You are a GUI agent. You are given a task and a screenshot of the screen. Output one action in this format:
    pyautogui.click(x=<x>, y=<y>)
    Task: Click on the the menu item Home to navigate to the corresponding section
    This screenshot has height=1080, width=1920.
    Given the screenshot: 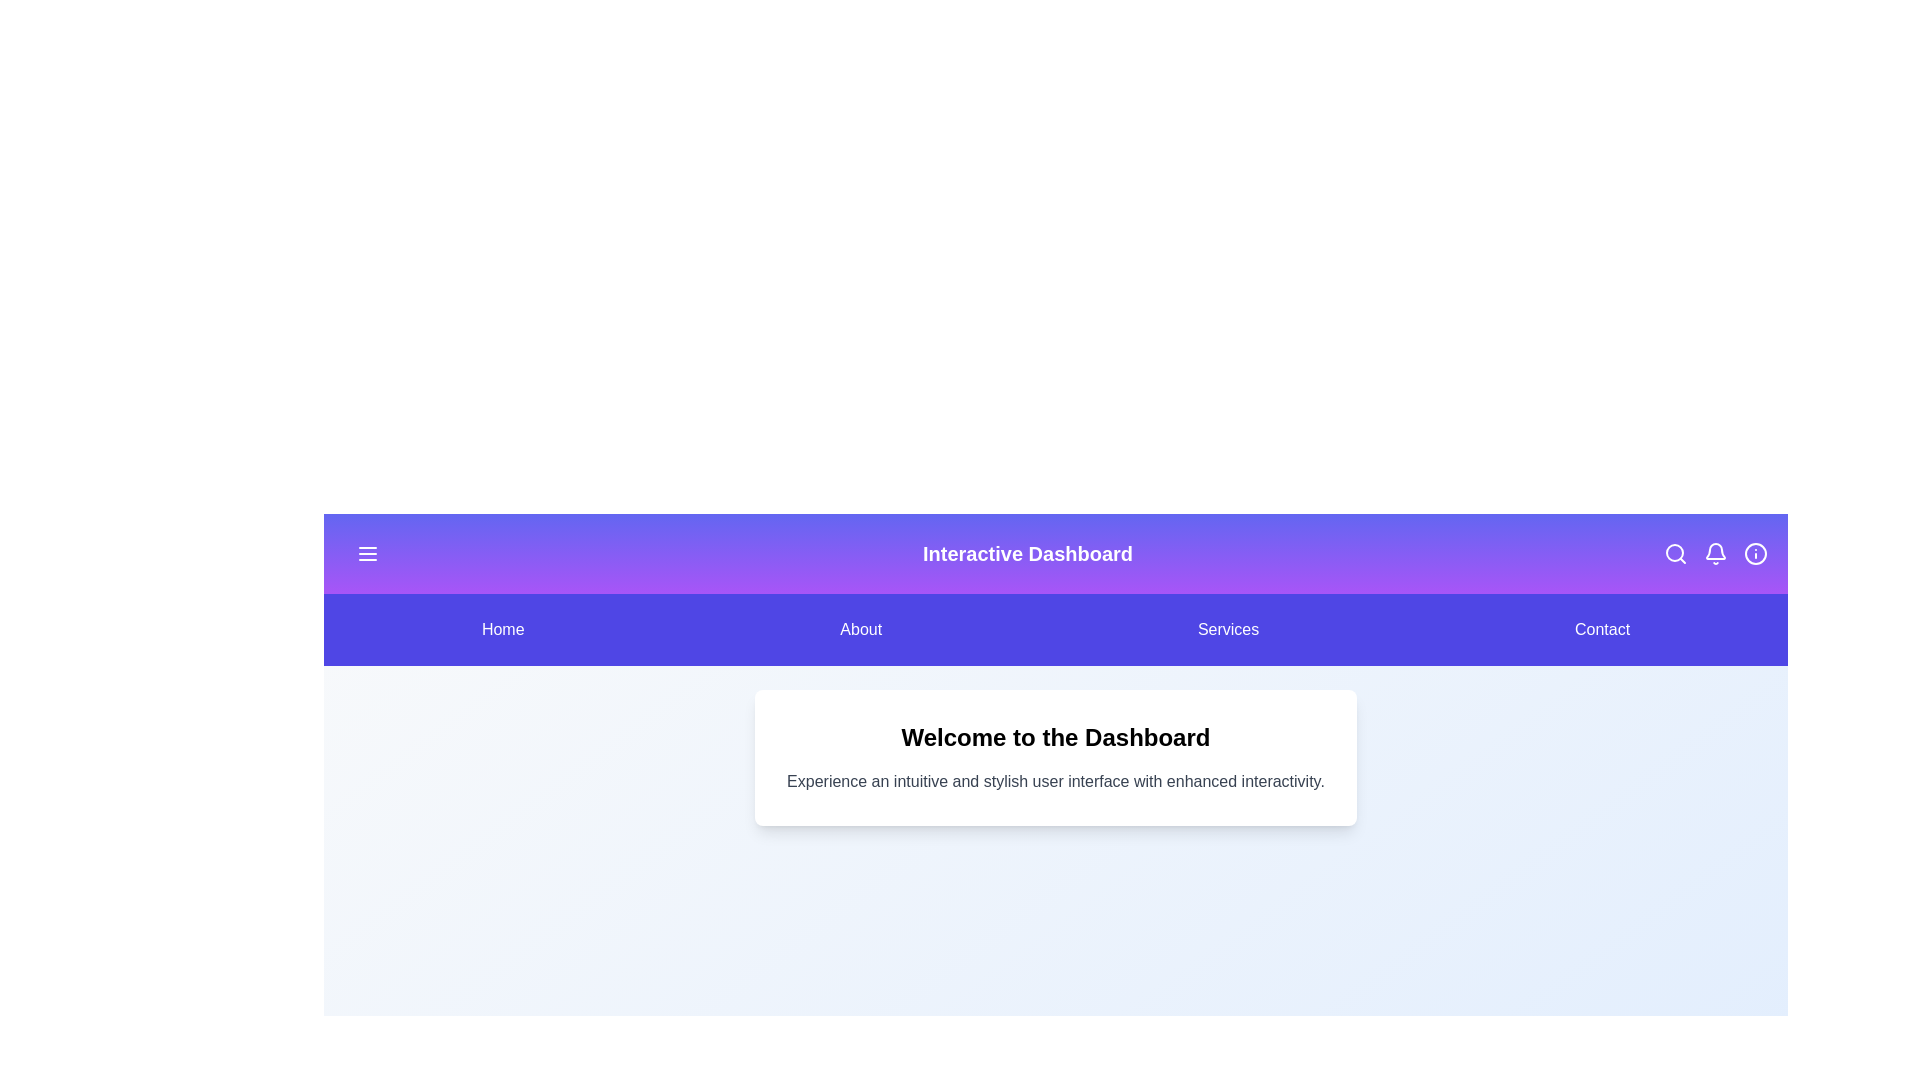 What is the action you would take?
    pyautogui.click(x=503, y=628)
    